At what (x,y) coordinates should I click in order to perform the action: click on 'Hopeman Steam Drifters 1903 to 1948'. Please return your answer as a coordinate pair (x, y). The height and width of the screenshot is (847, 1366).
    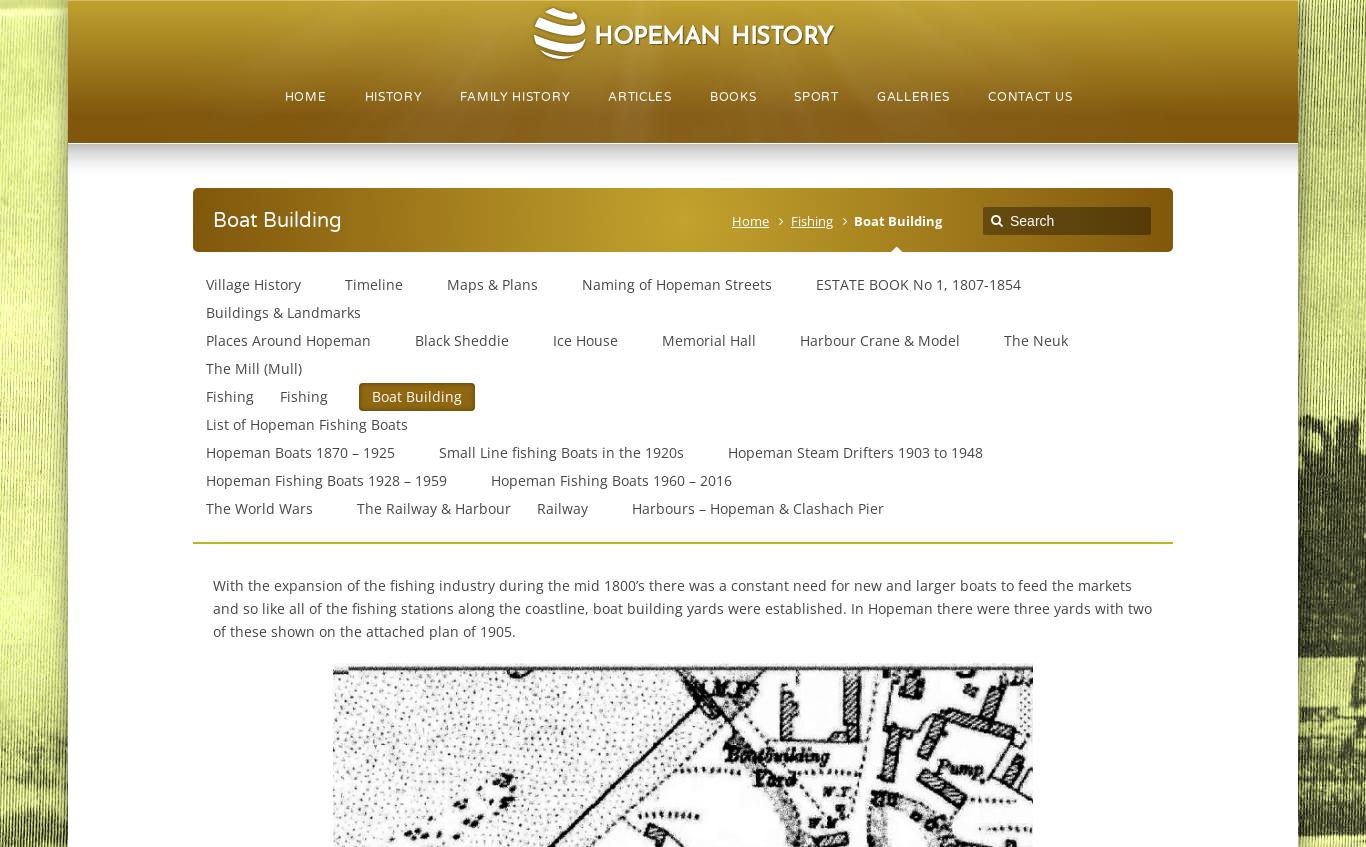
    Looking at the image, I should click on (853, 452).